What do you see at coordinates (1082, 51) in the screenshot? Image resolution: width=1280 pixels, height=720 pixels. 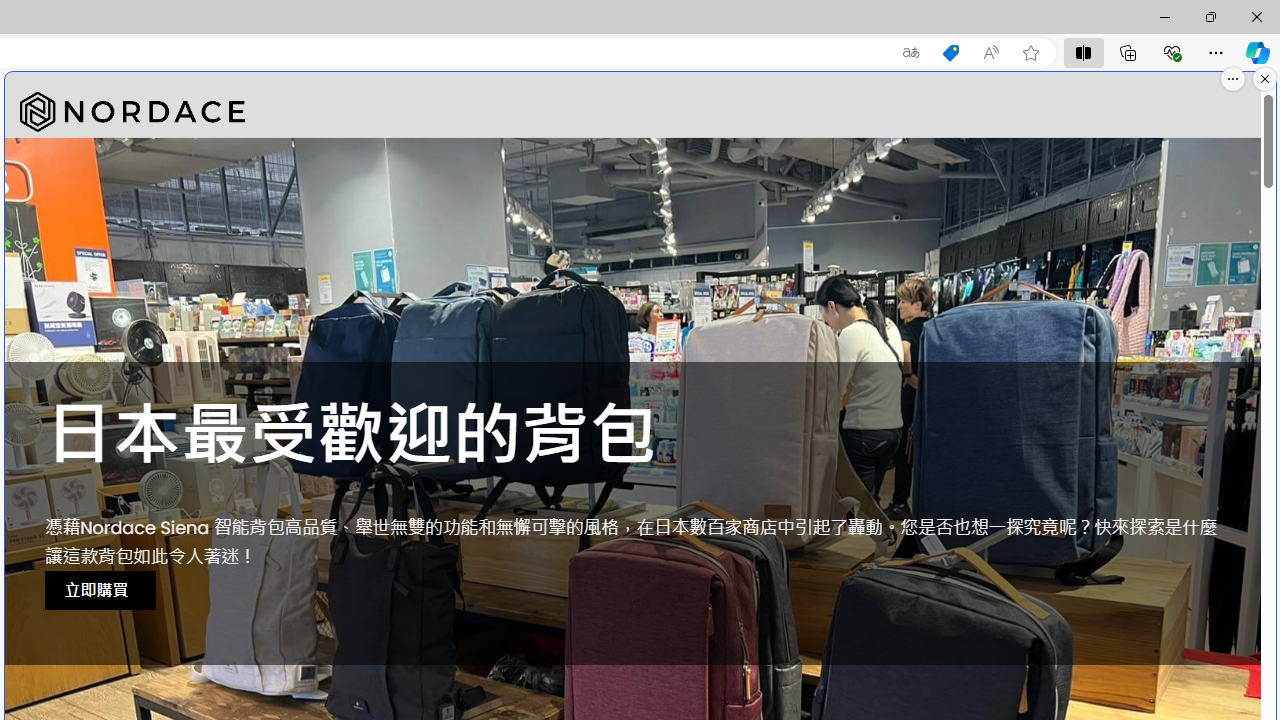 I see `'Split screen'` at bounding box center [1082, 51].